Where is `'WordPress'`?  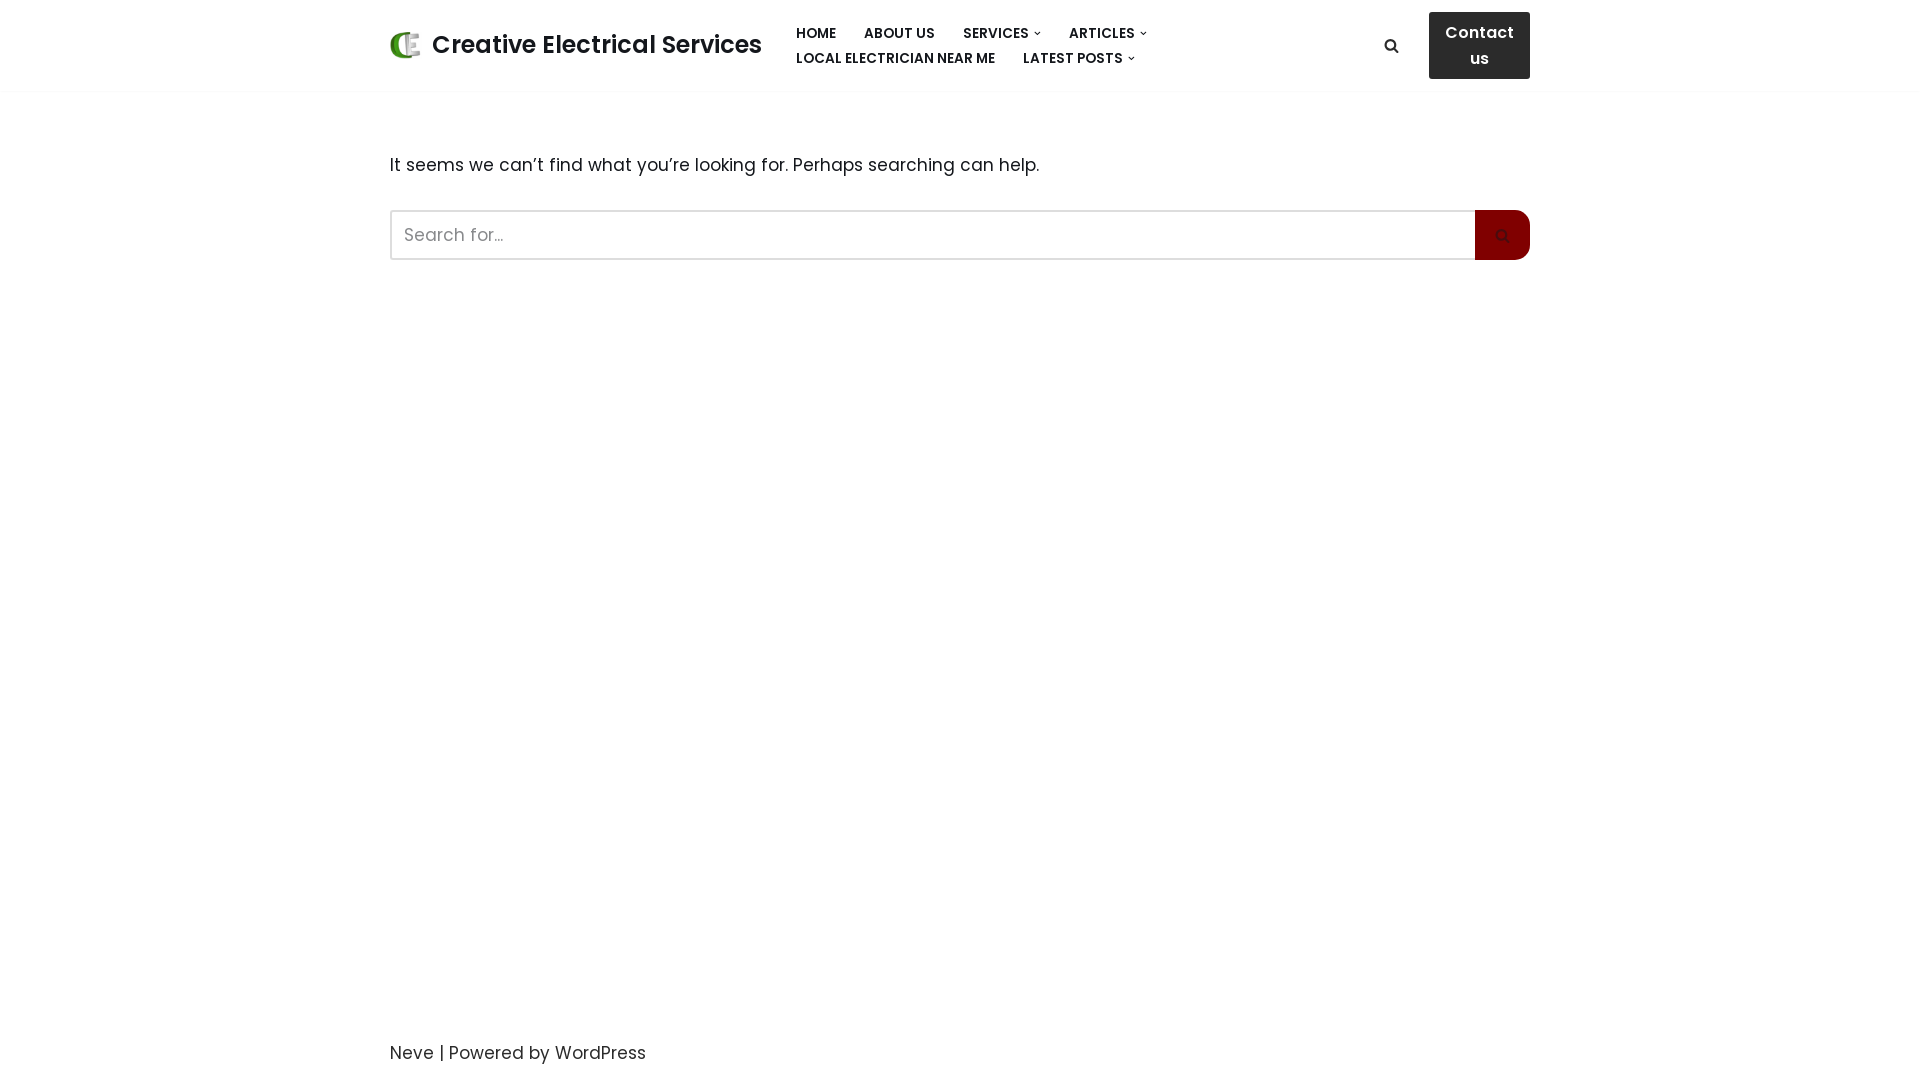
'WordPress' is located at coordinates (599, 1052).